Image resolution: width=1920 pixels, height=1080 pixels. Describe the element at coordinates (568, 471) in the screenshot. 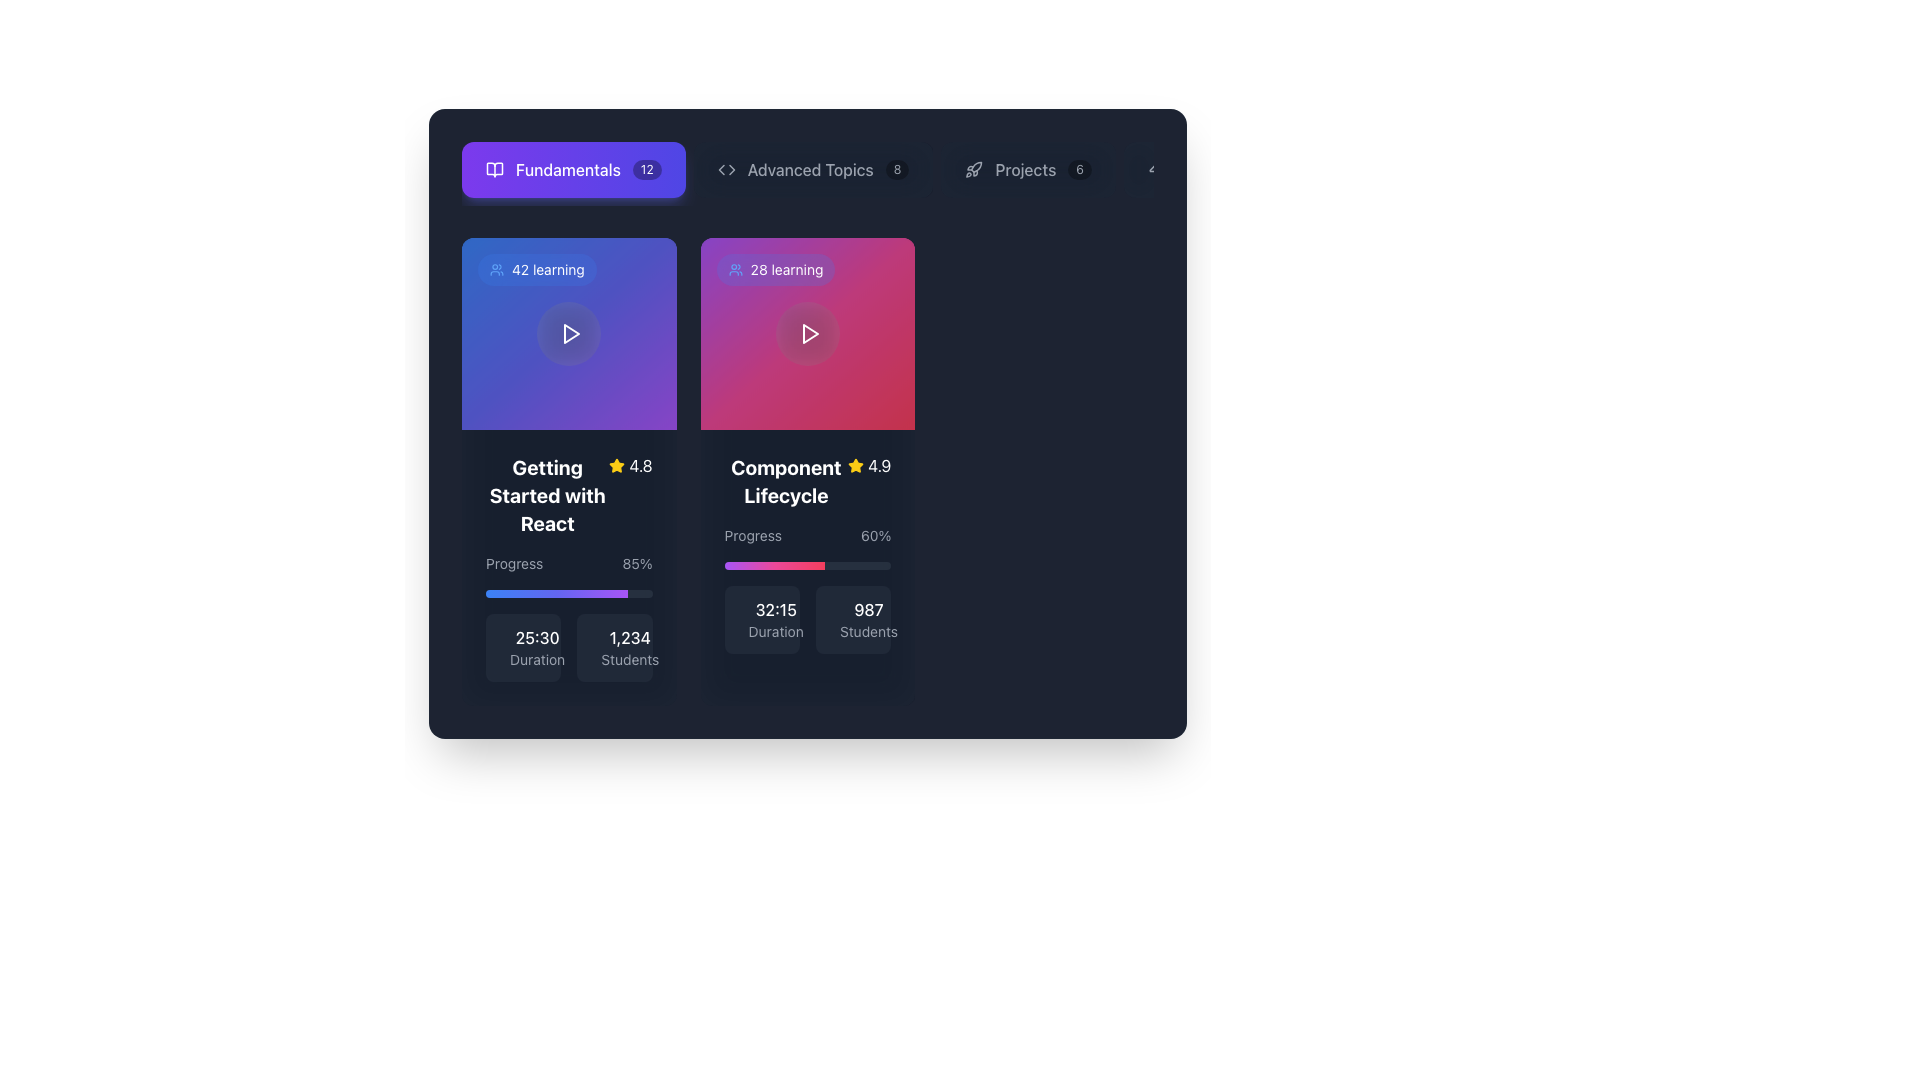

I see `the 'Getting Started with React' course card located in the left side of the grid layout` at that location.